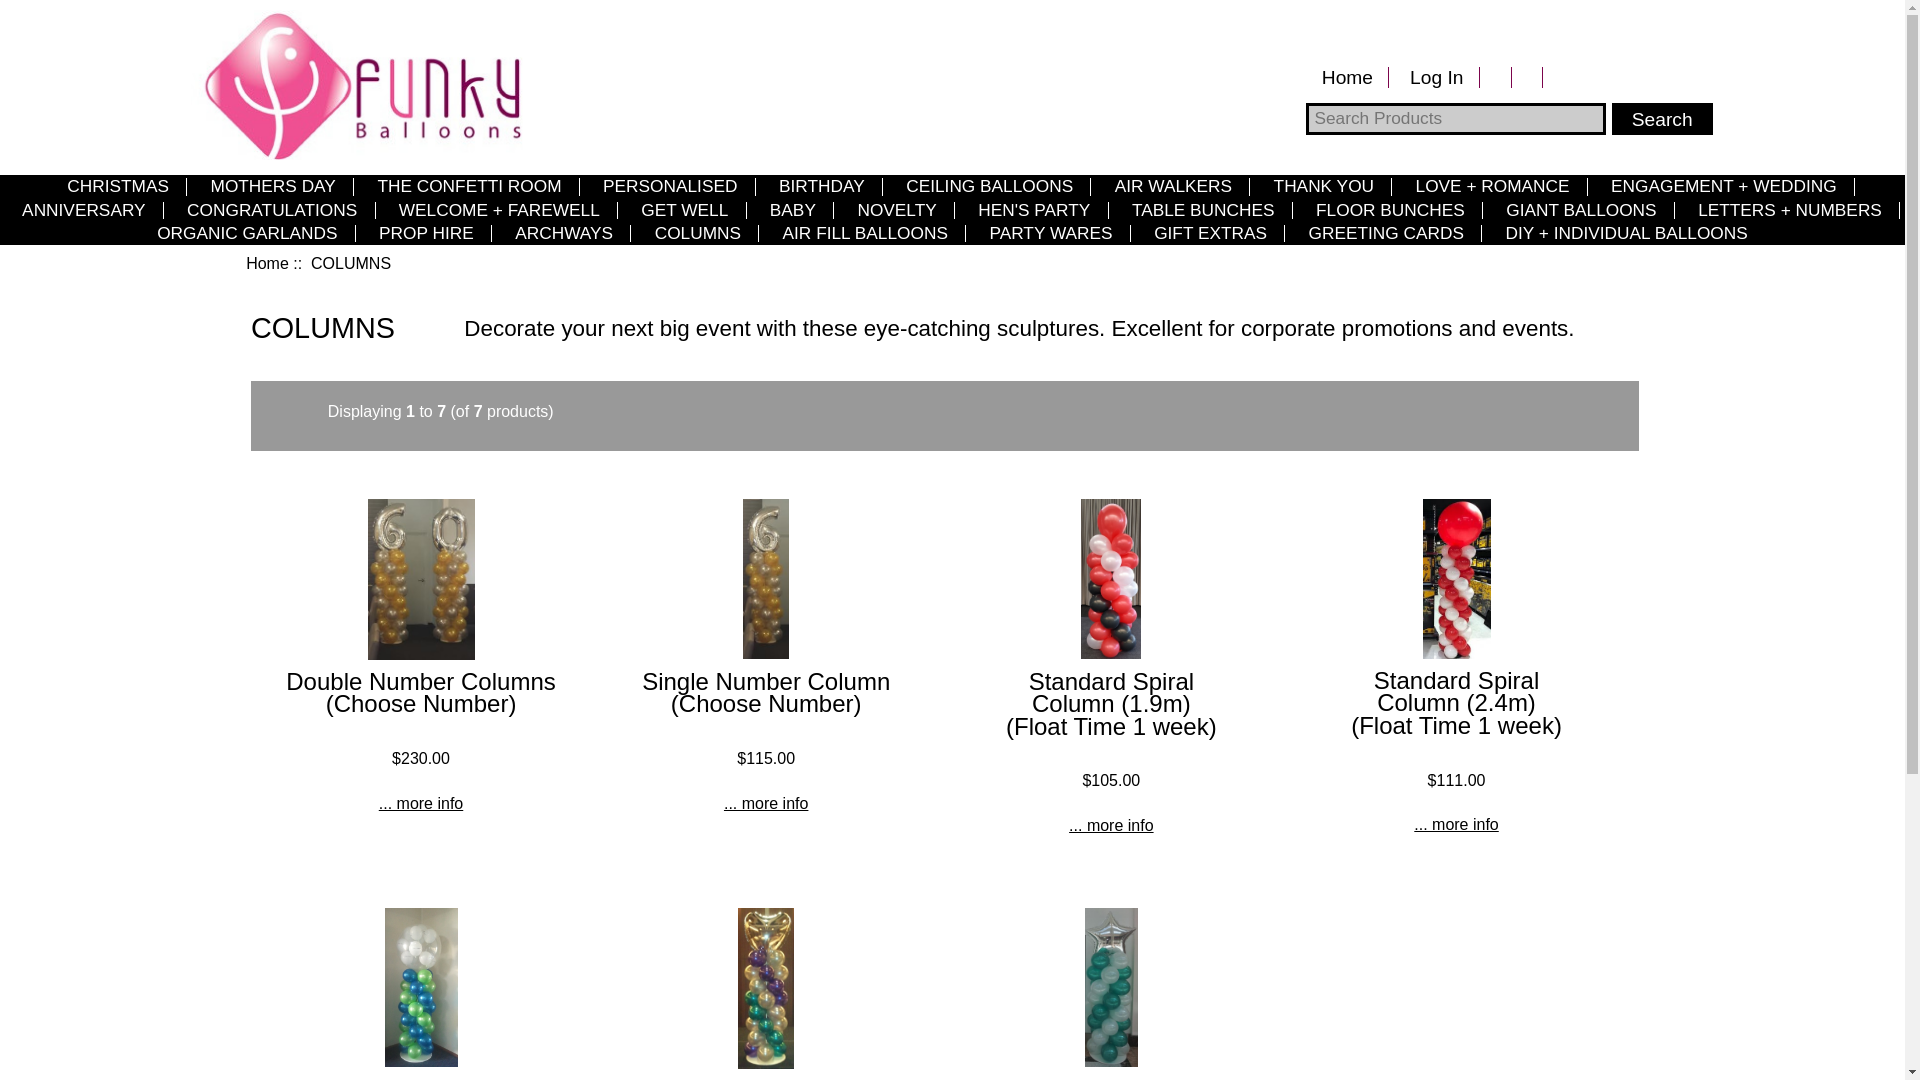 This screenshot has width=1920, height=1080. I want to click on 'ORGANIC GARLANDS', so click(246, 232).